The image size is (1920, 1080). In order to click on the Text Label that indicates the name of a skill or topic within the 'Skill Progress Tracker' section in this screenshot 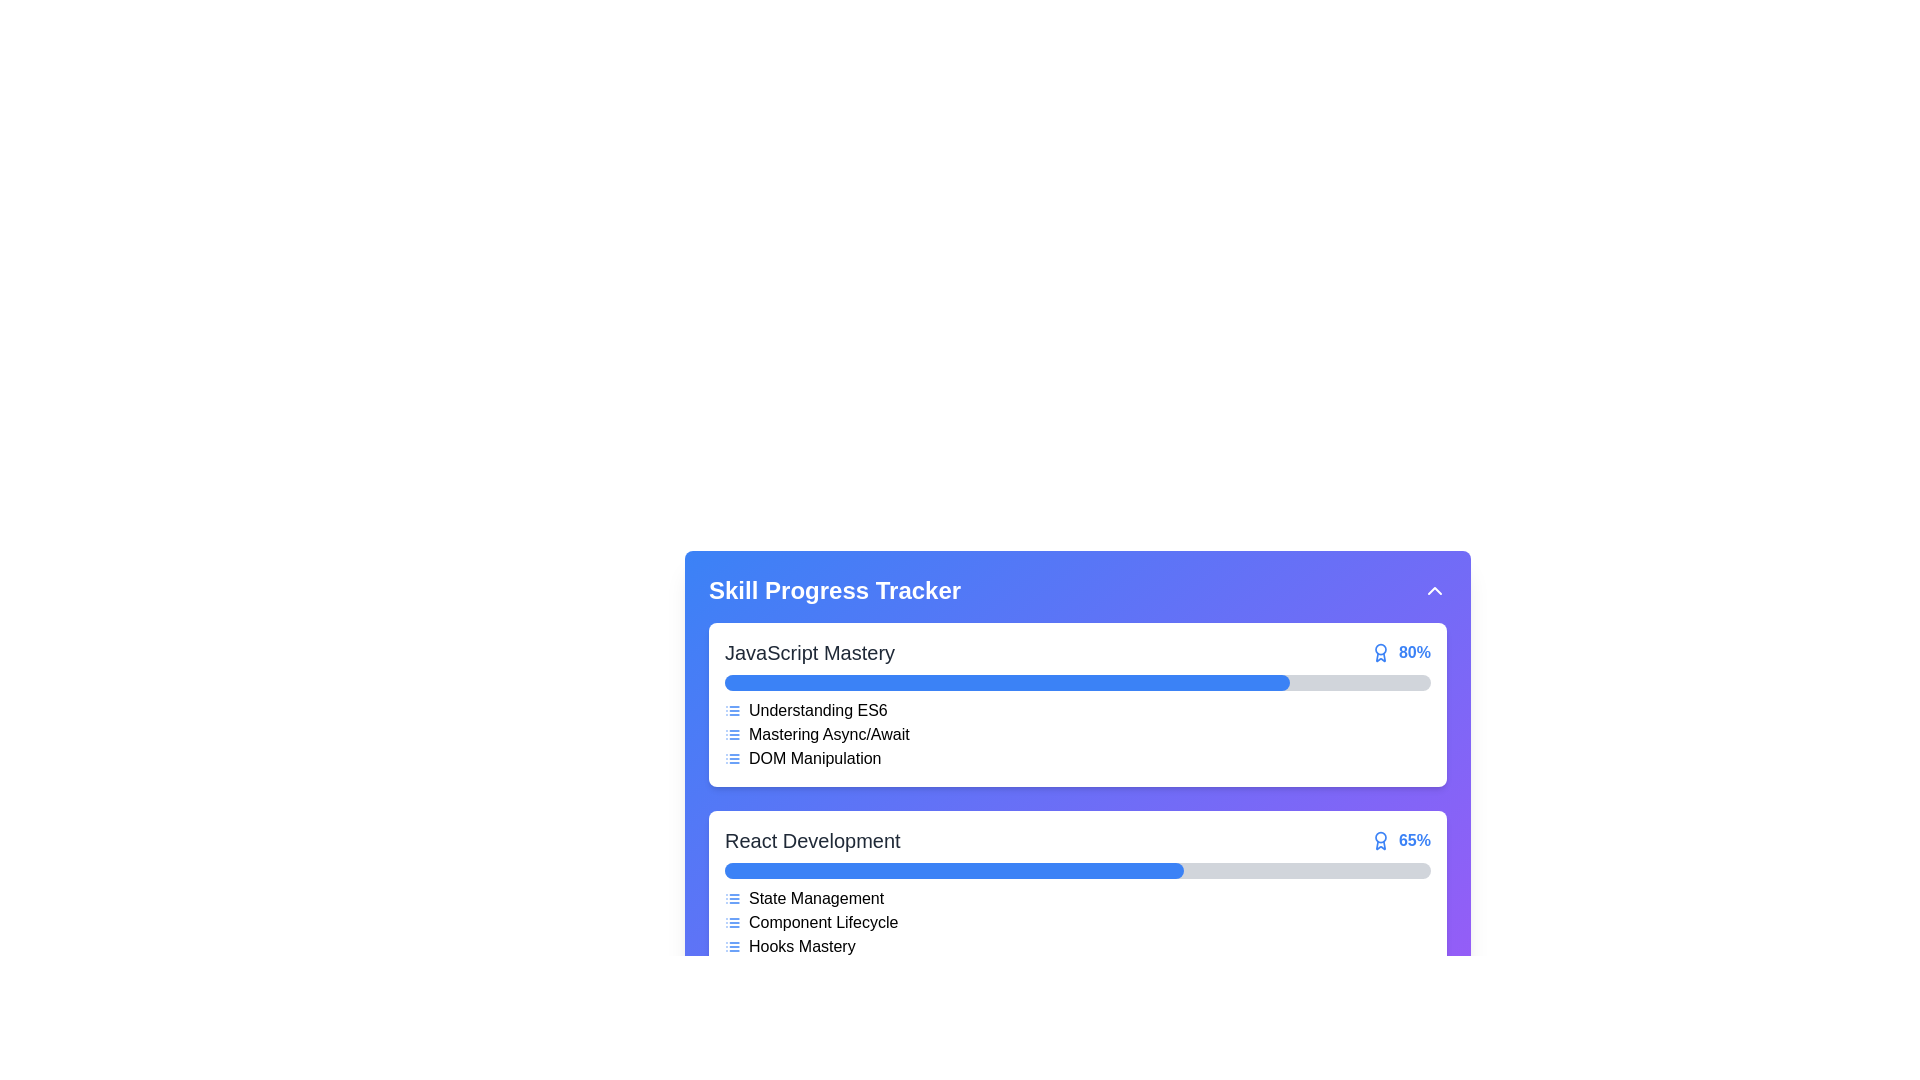, I will do `click(810, 652)`.